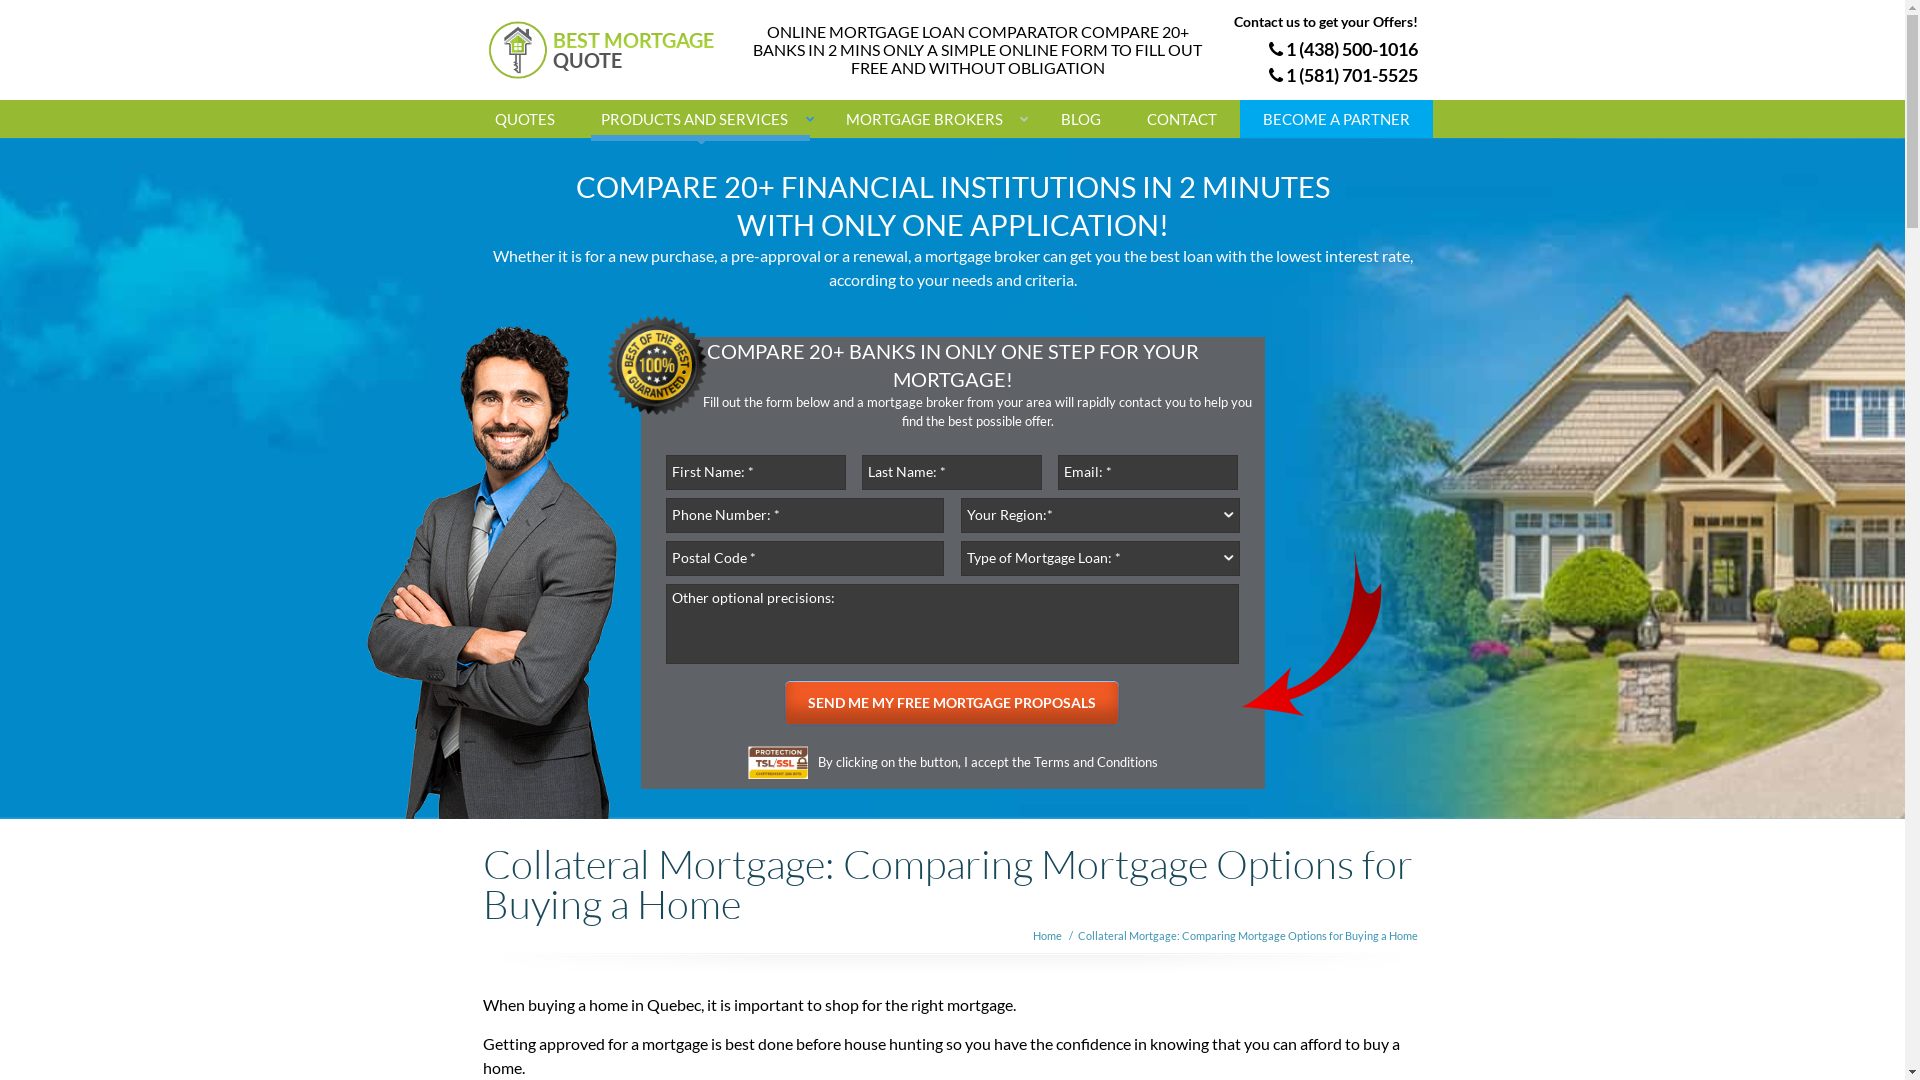 Image resolution: width=1920 pixels, height=1080 pixels. Describe the element at coordinates (612, 49) in the screenshot. I see `'BEST MORTGAGE` at that location.